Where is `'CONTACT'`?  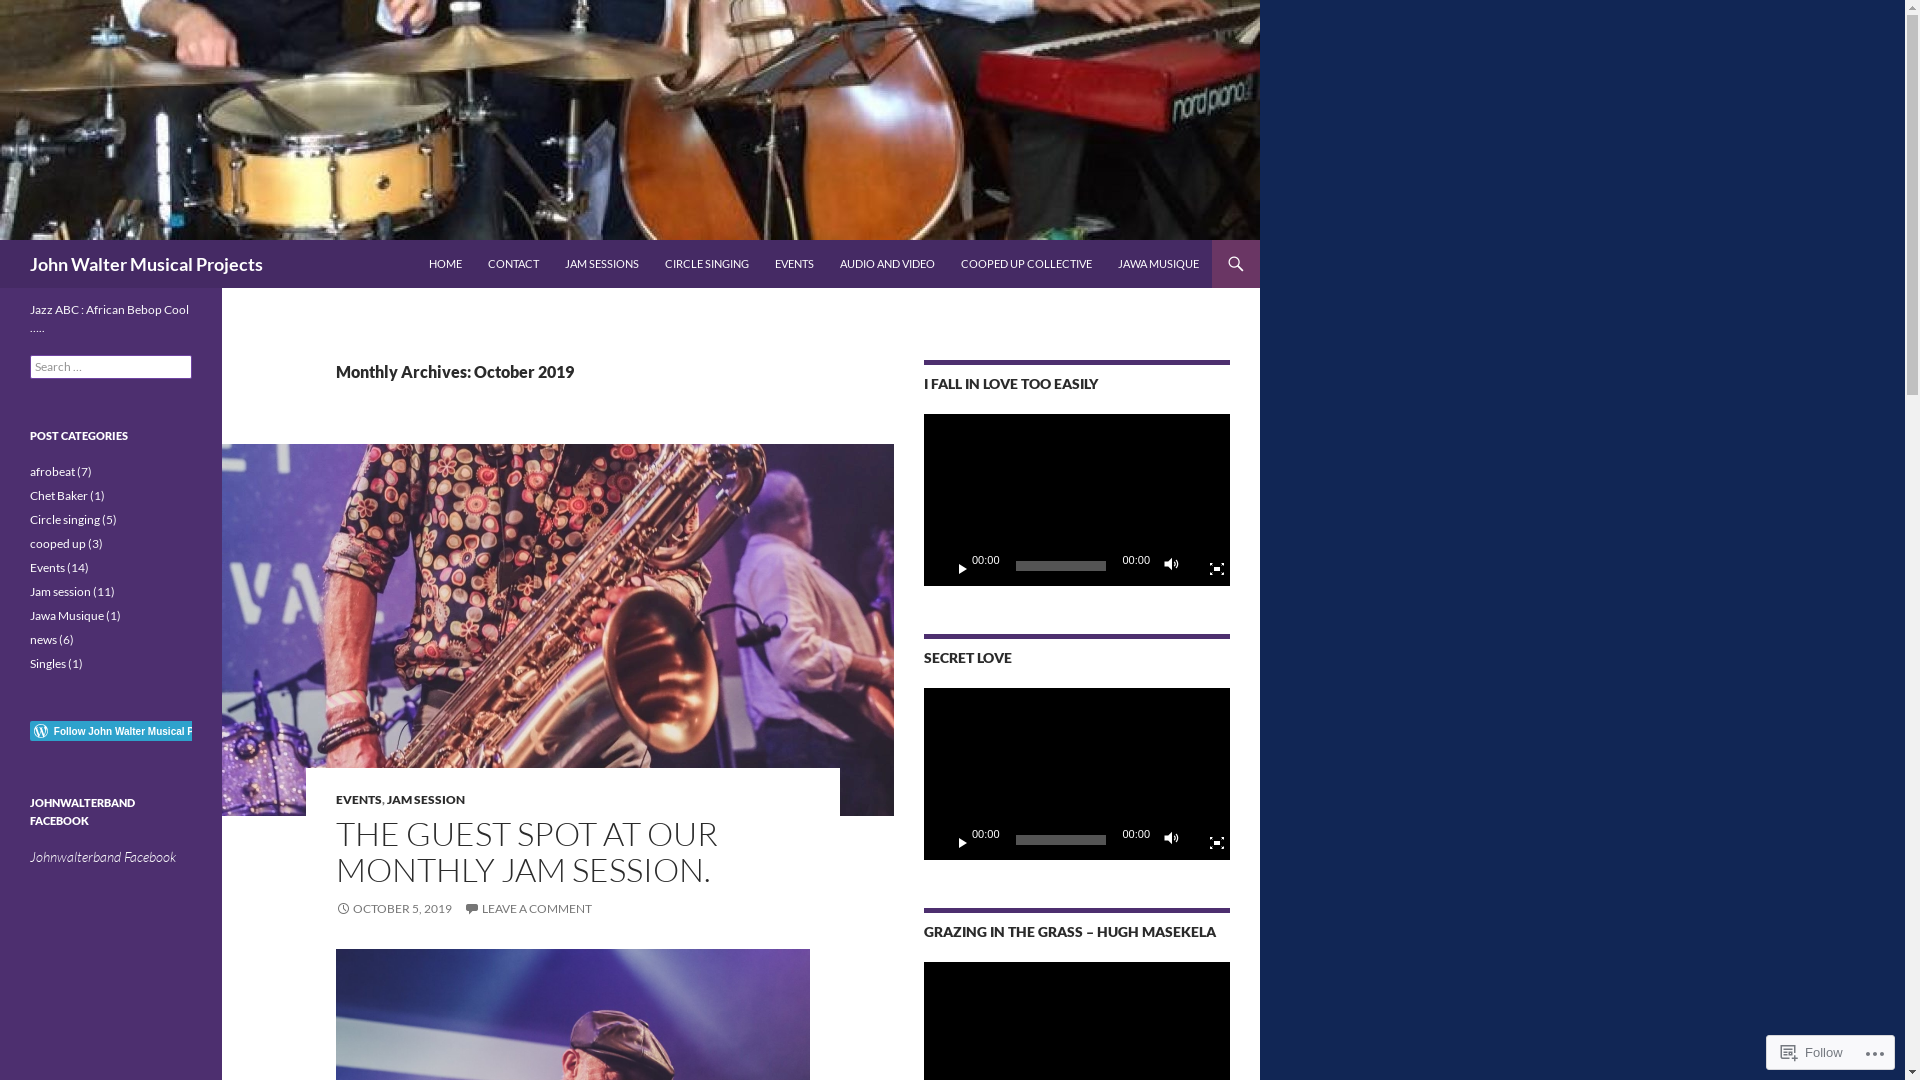 'CONTACT' is located at coordinates (513, 262).